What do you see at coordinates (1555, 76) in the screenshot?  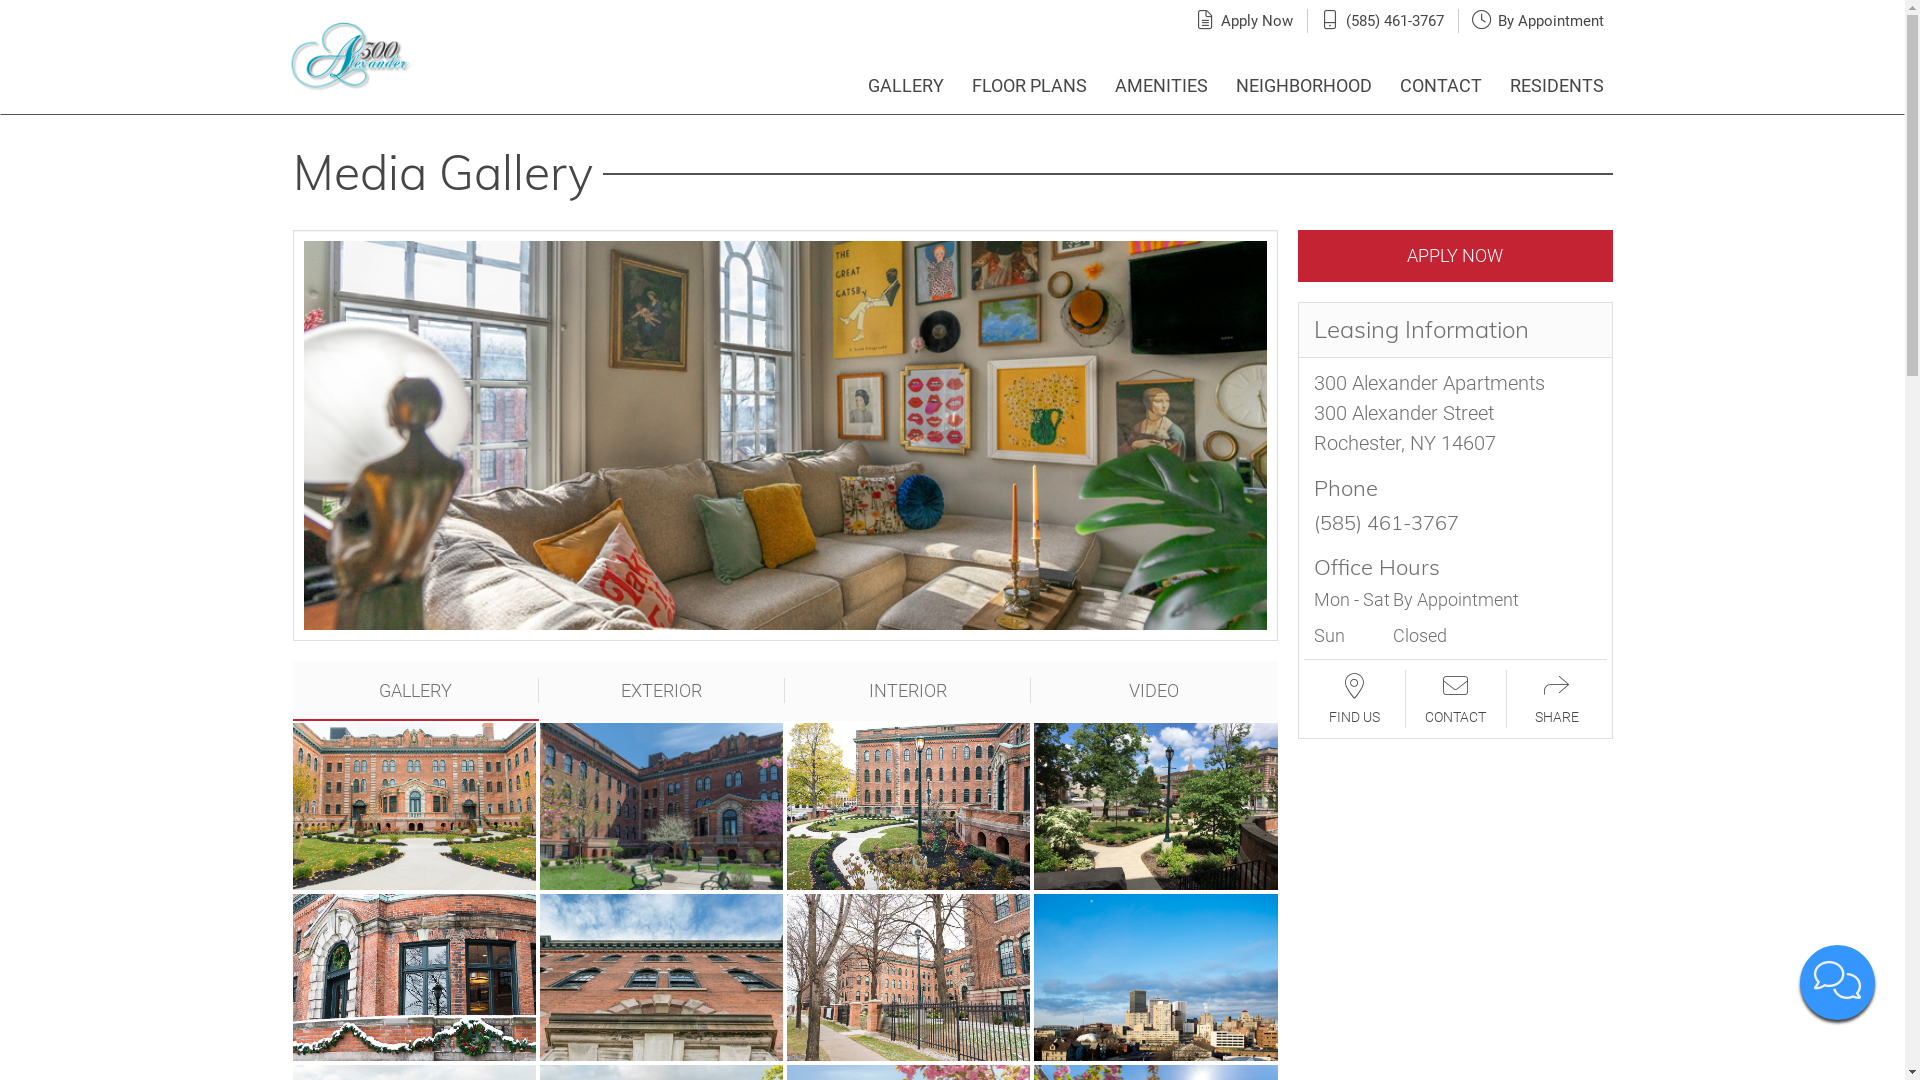 I see `'RESIDENTS'` at bounding box center [1555, 76].